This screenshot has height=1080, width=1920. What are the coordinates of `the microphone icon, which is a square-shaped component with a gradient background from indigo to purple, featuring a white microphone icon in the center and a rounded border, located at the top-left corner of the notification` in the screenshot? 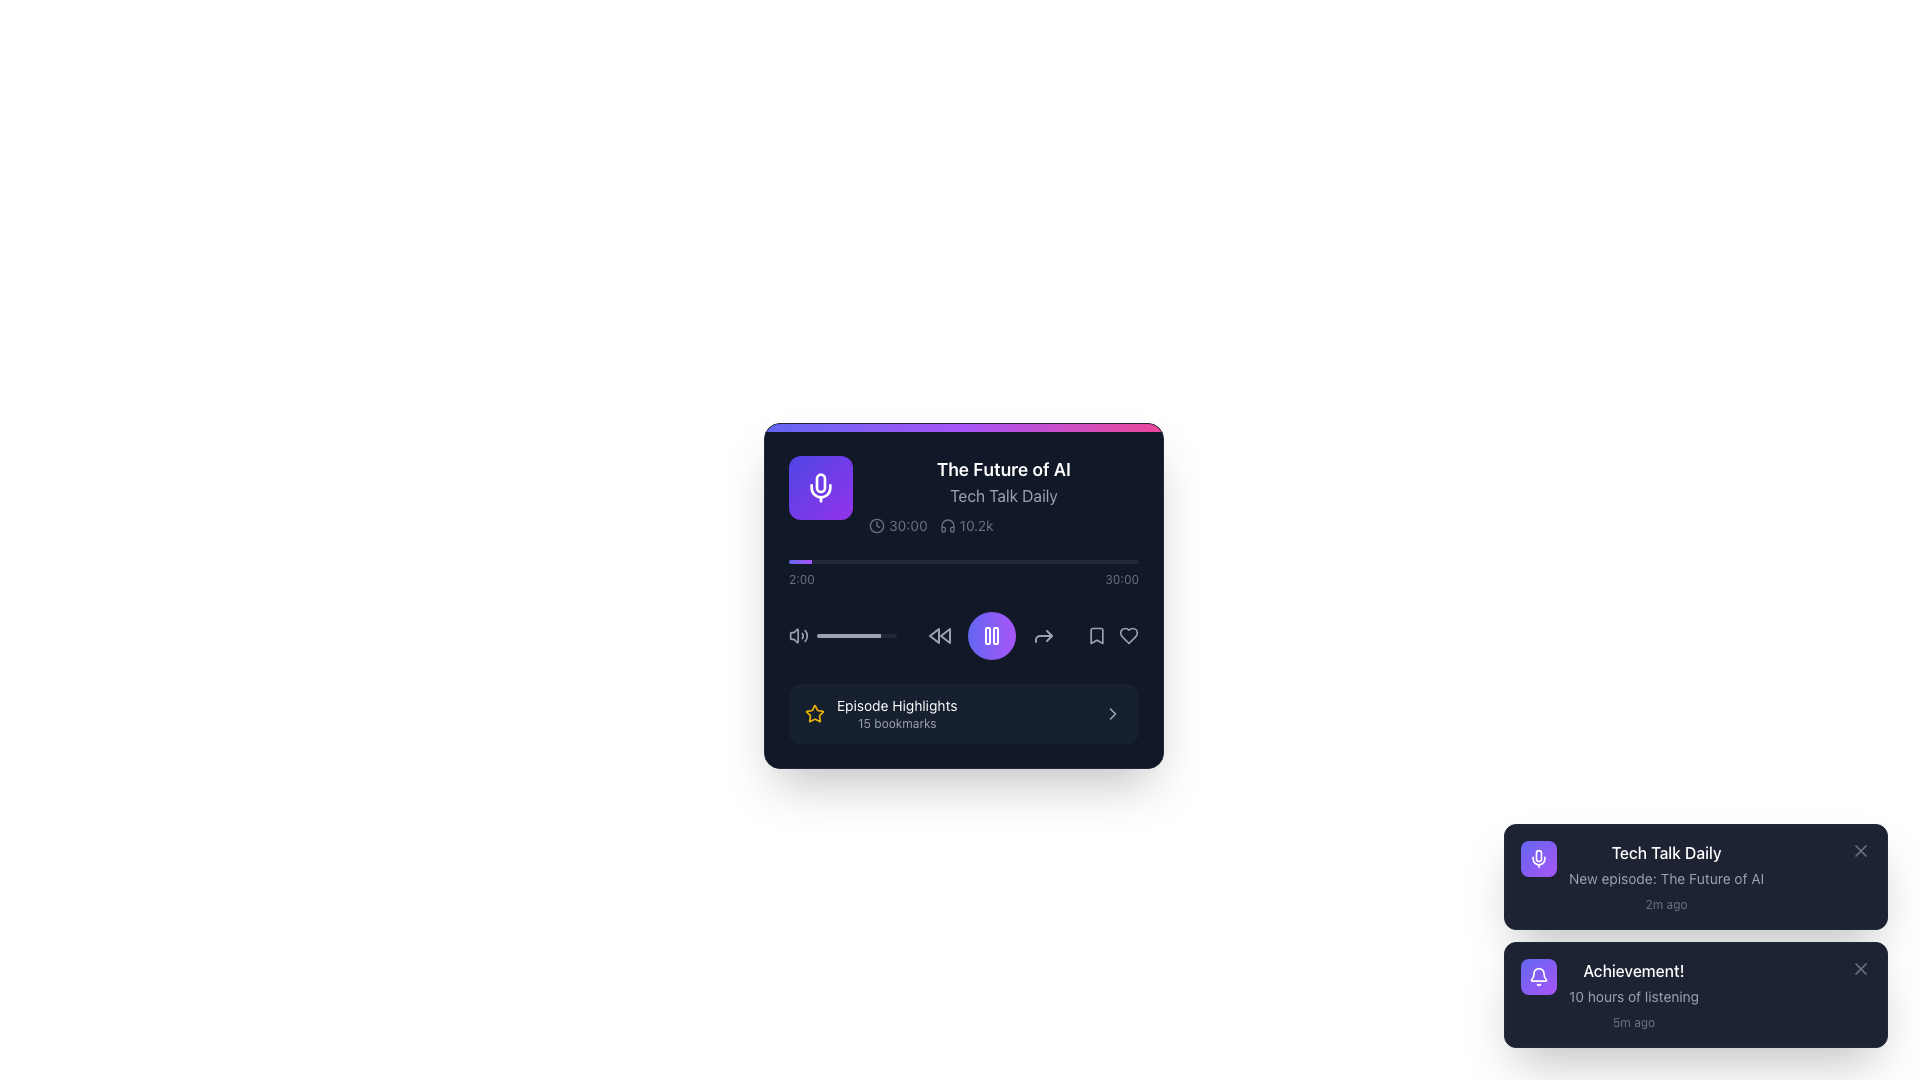 It's located at (1538, 858).